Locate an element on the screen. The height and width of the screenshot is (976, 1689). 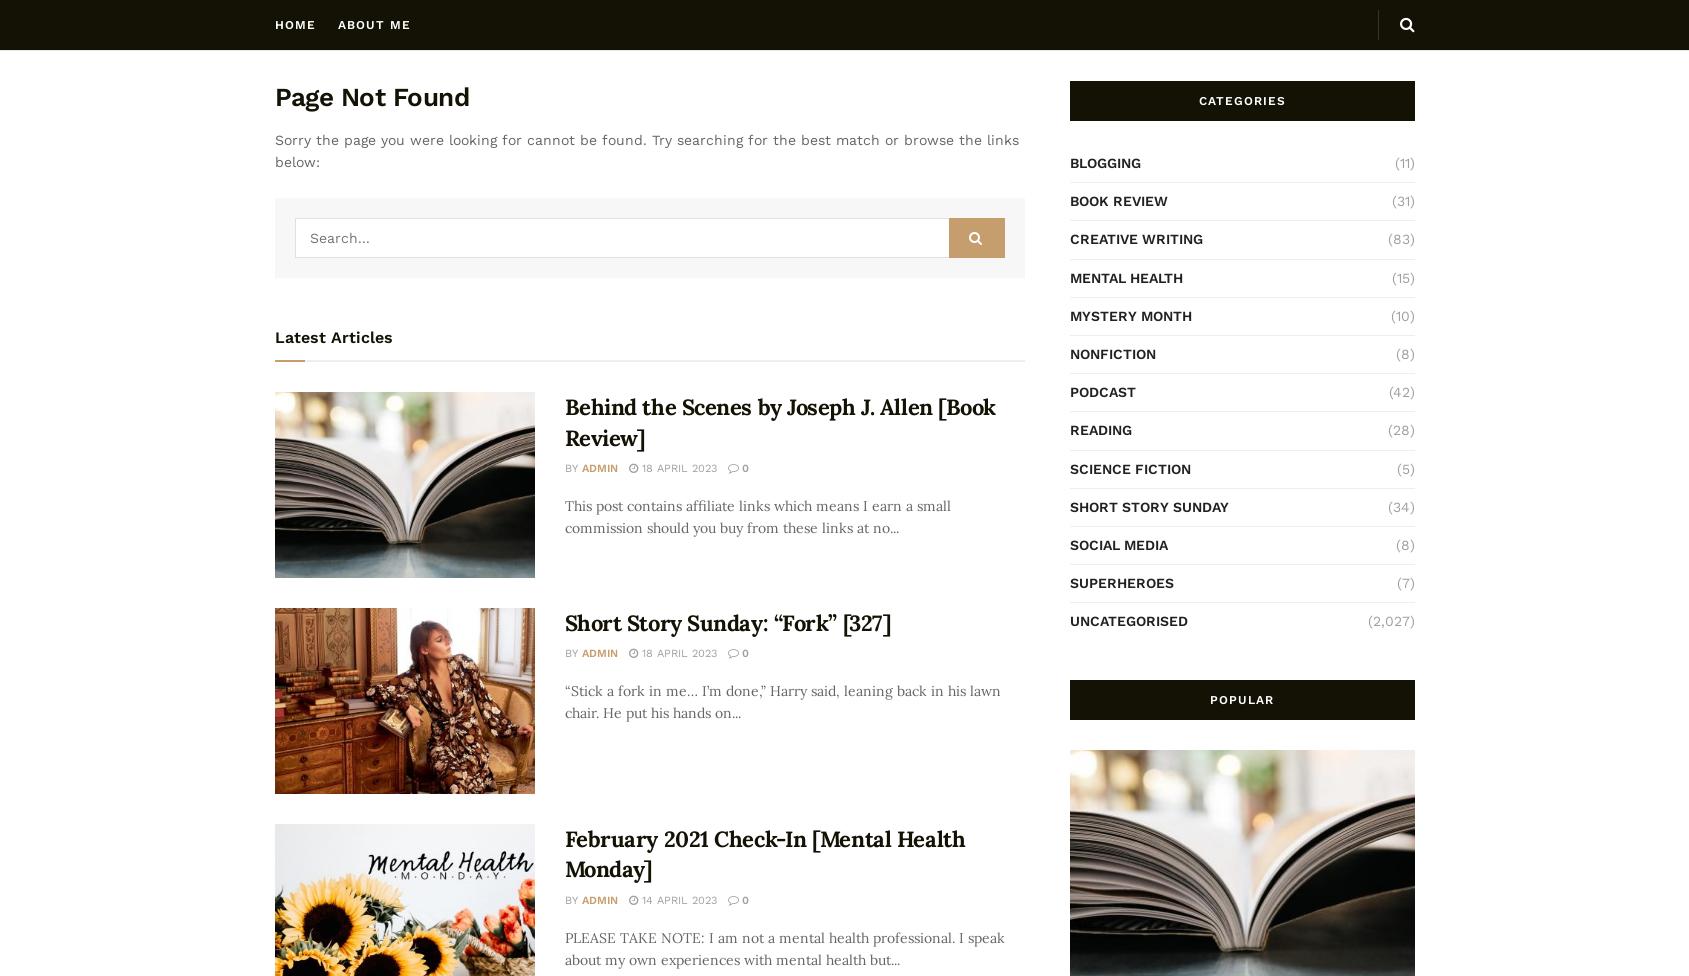
'(31)' is located at coordinates (1401, 199).